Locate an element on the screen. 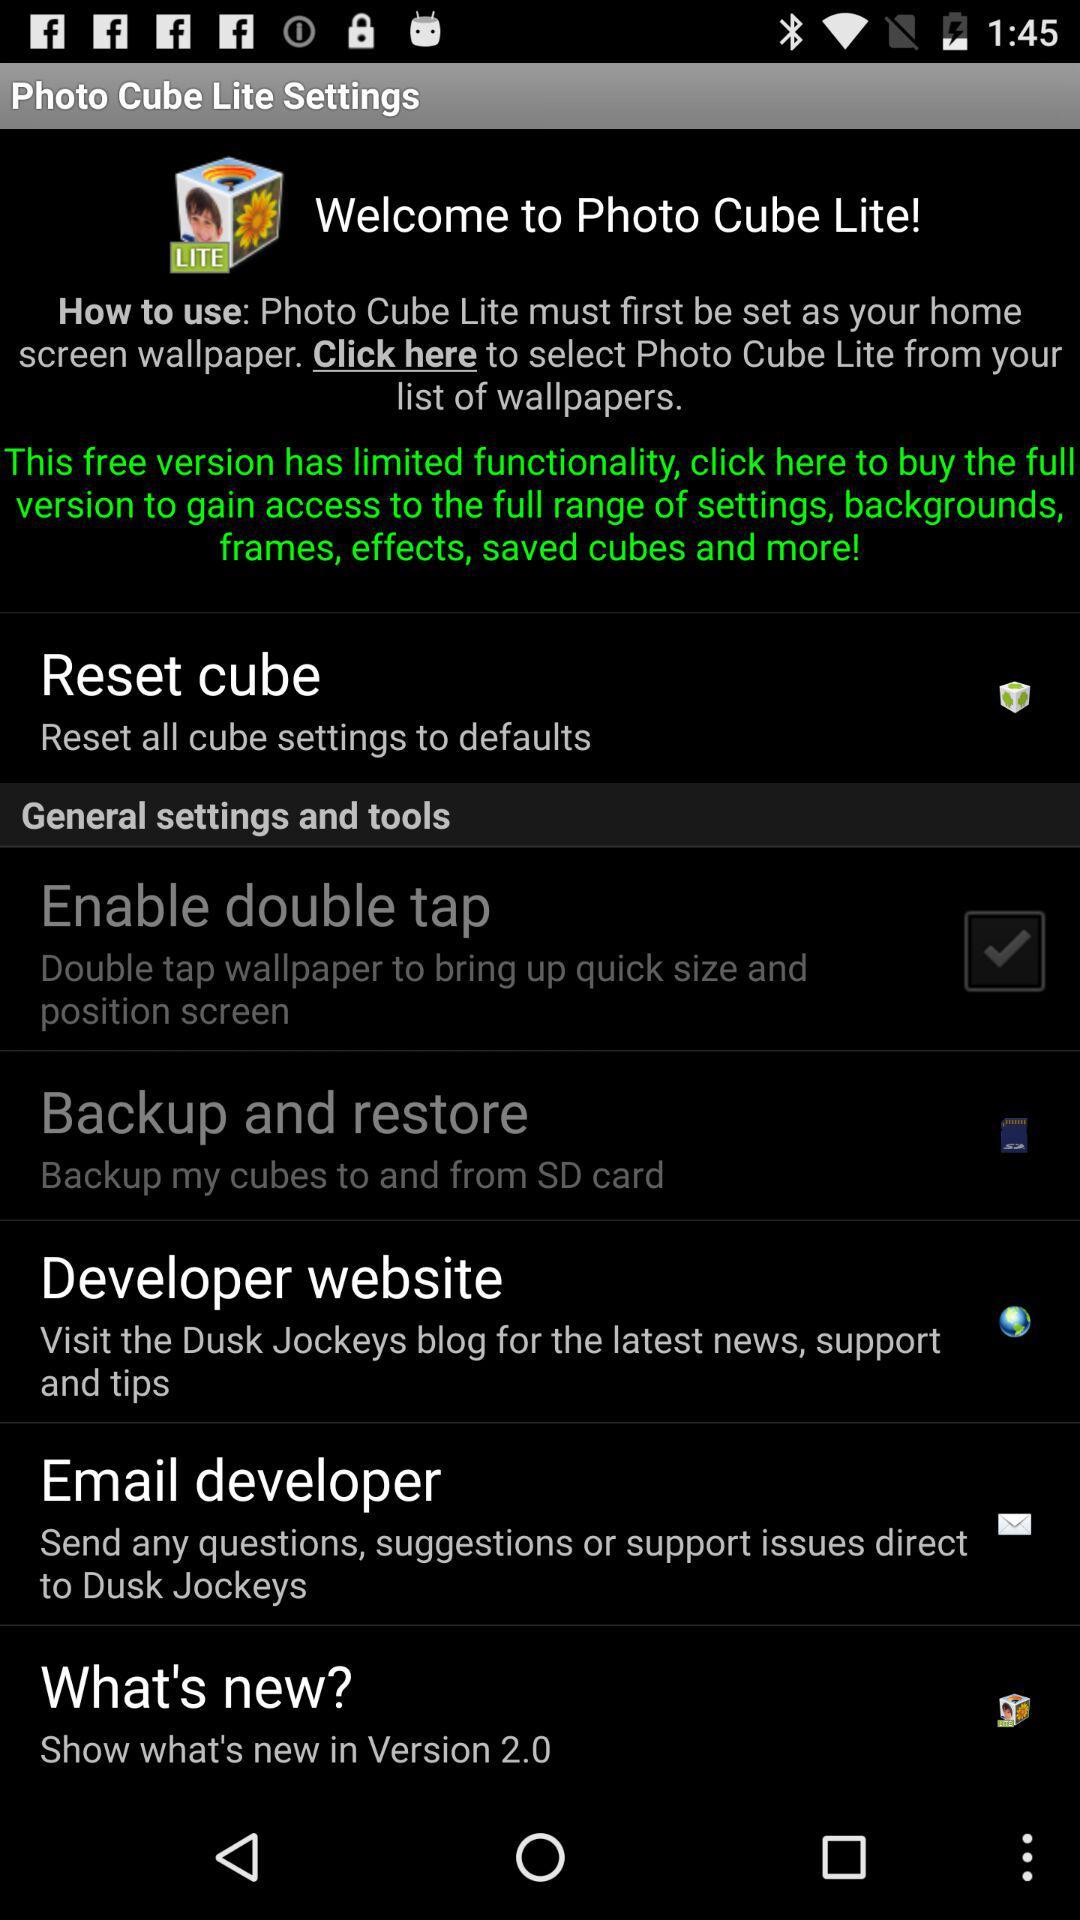  icon below the general settings and is located at coordinates (1003, 948).